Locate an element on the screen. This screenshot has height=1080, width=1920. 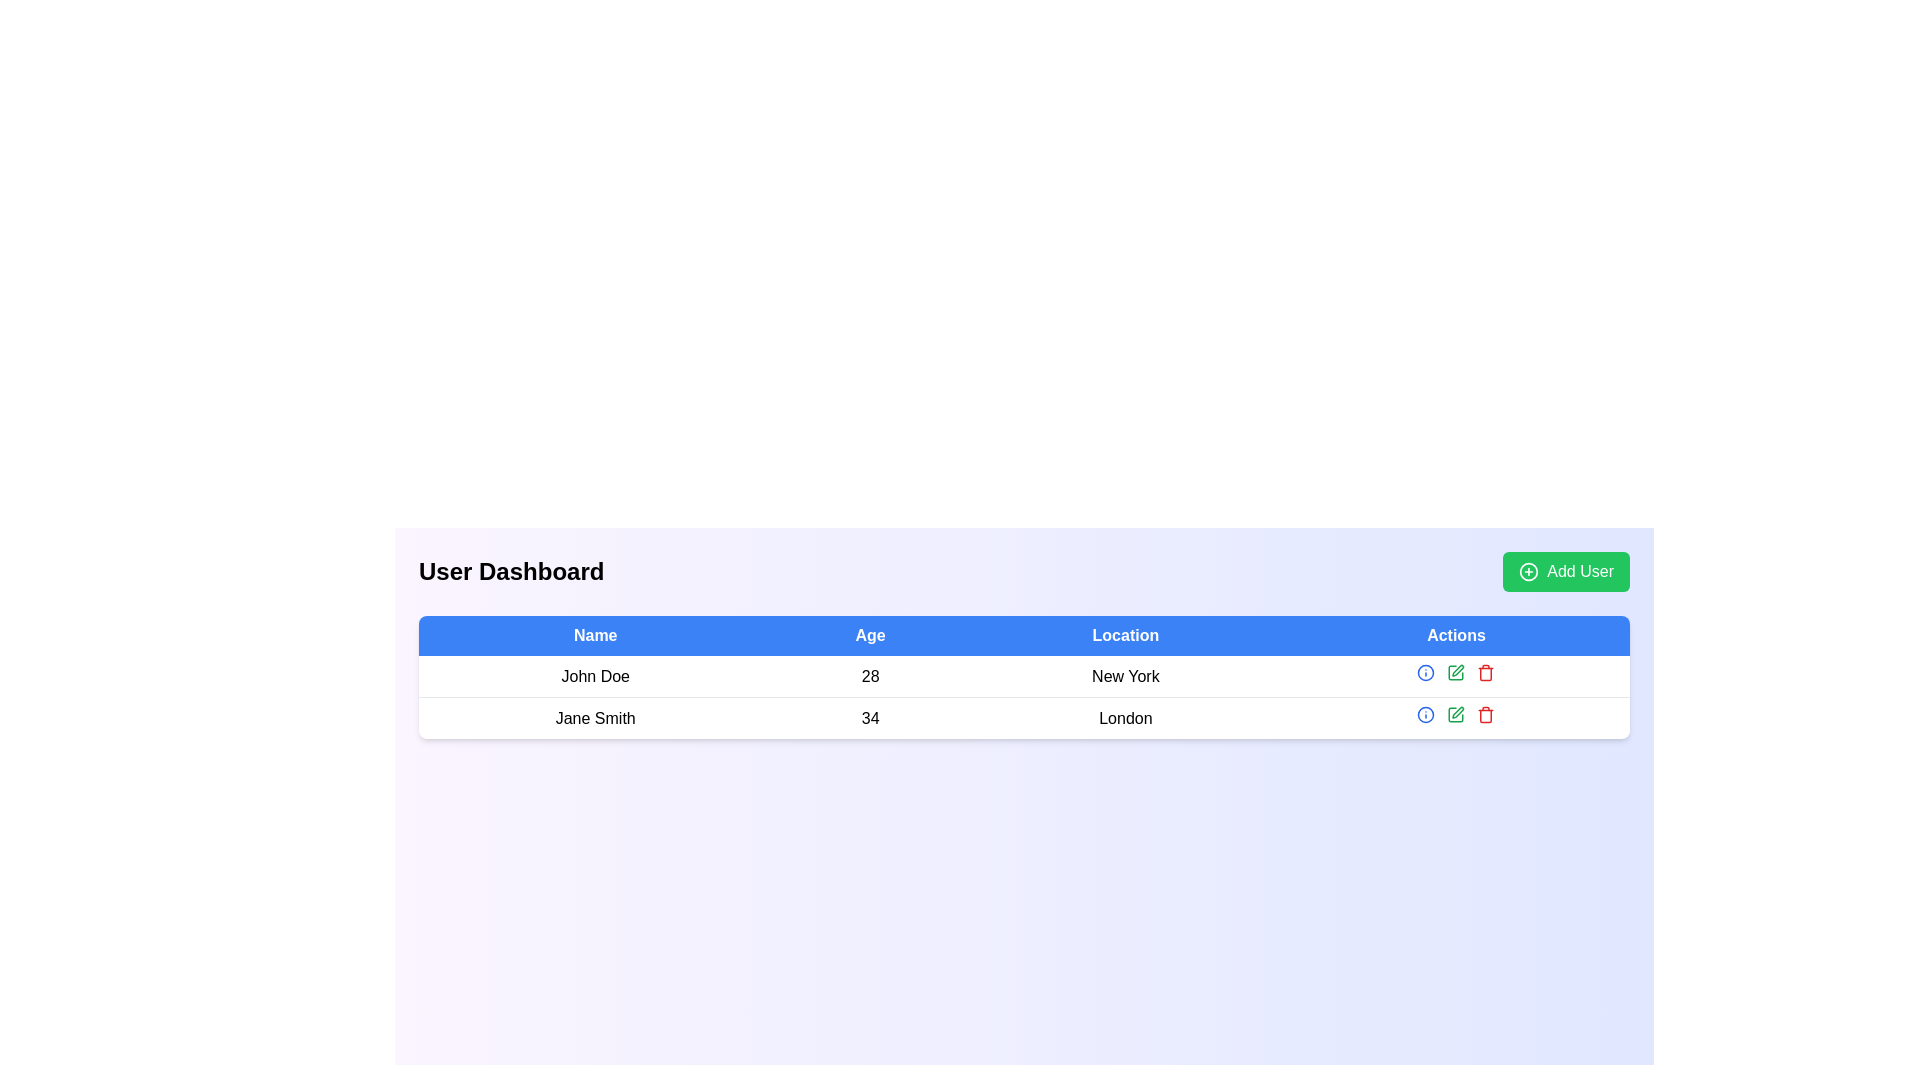
the header label component labeled 'Name', which is the first item in the table header section, displayed in bold, white text on a blue background is located at coordinates (594, 636).